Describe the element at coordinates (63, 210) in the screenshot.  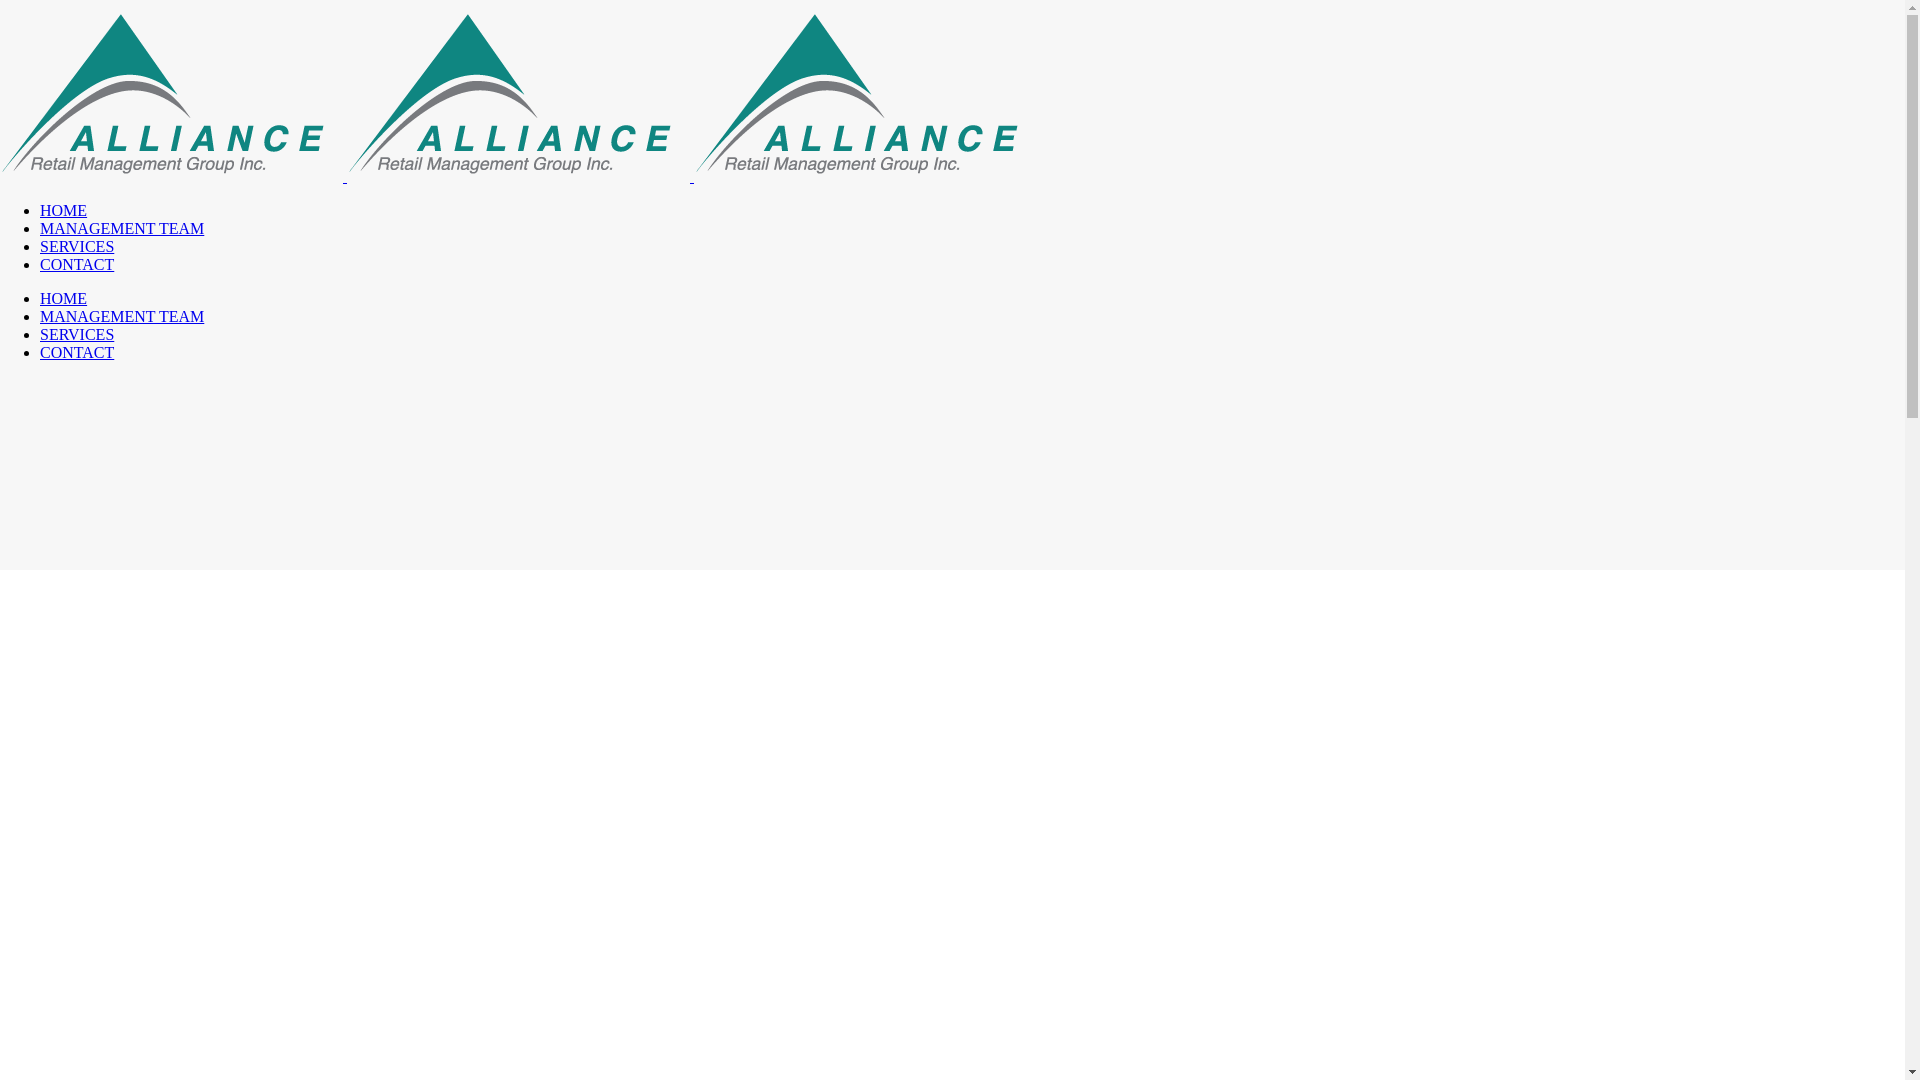
I see `'HOME'` at that location.